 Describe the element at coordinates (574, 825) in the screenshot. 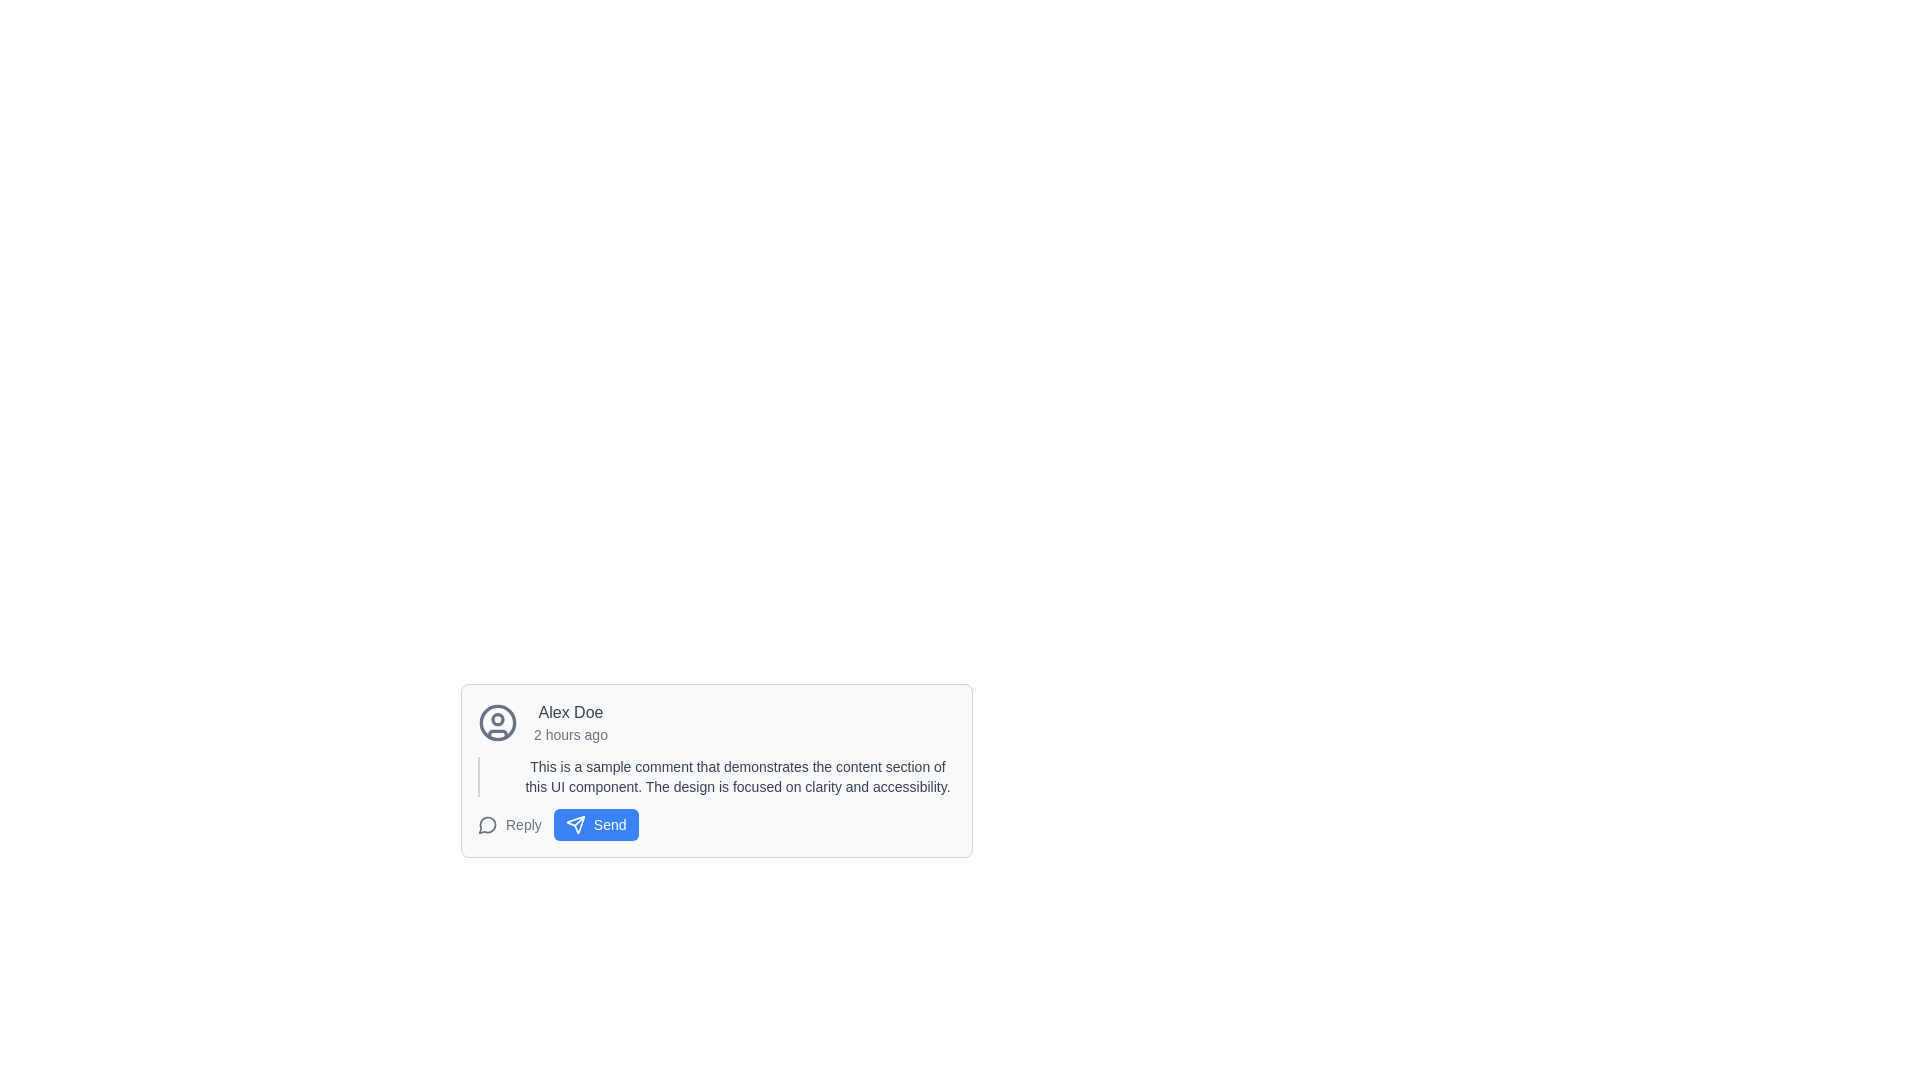

I see `the small arrow-like icon resembling a paper airplane, which represents the 'Send' action, located within the 'Send' button at the bottom right corner of the comment component` at that location.